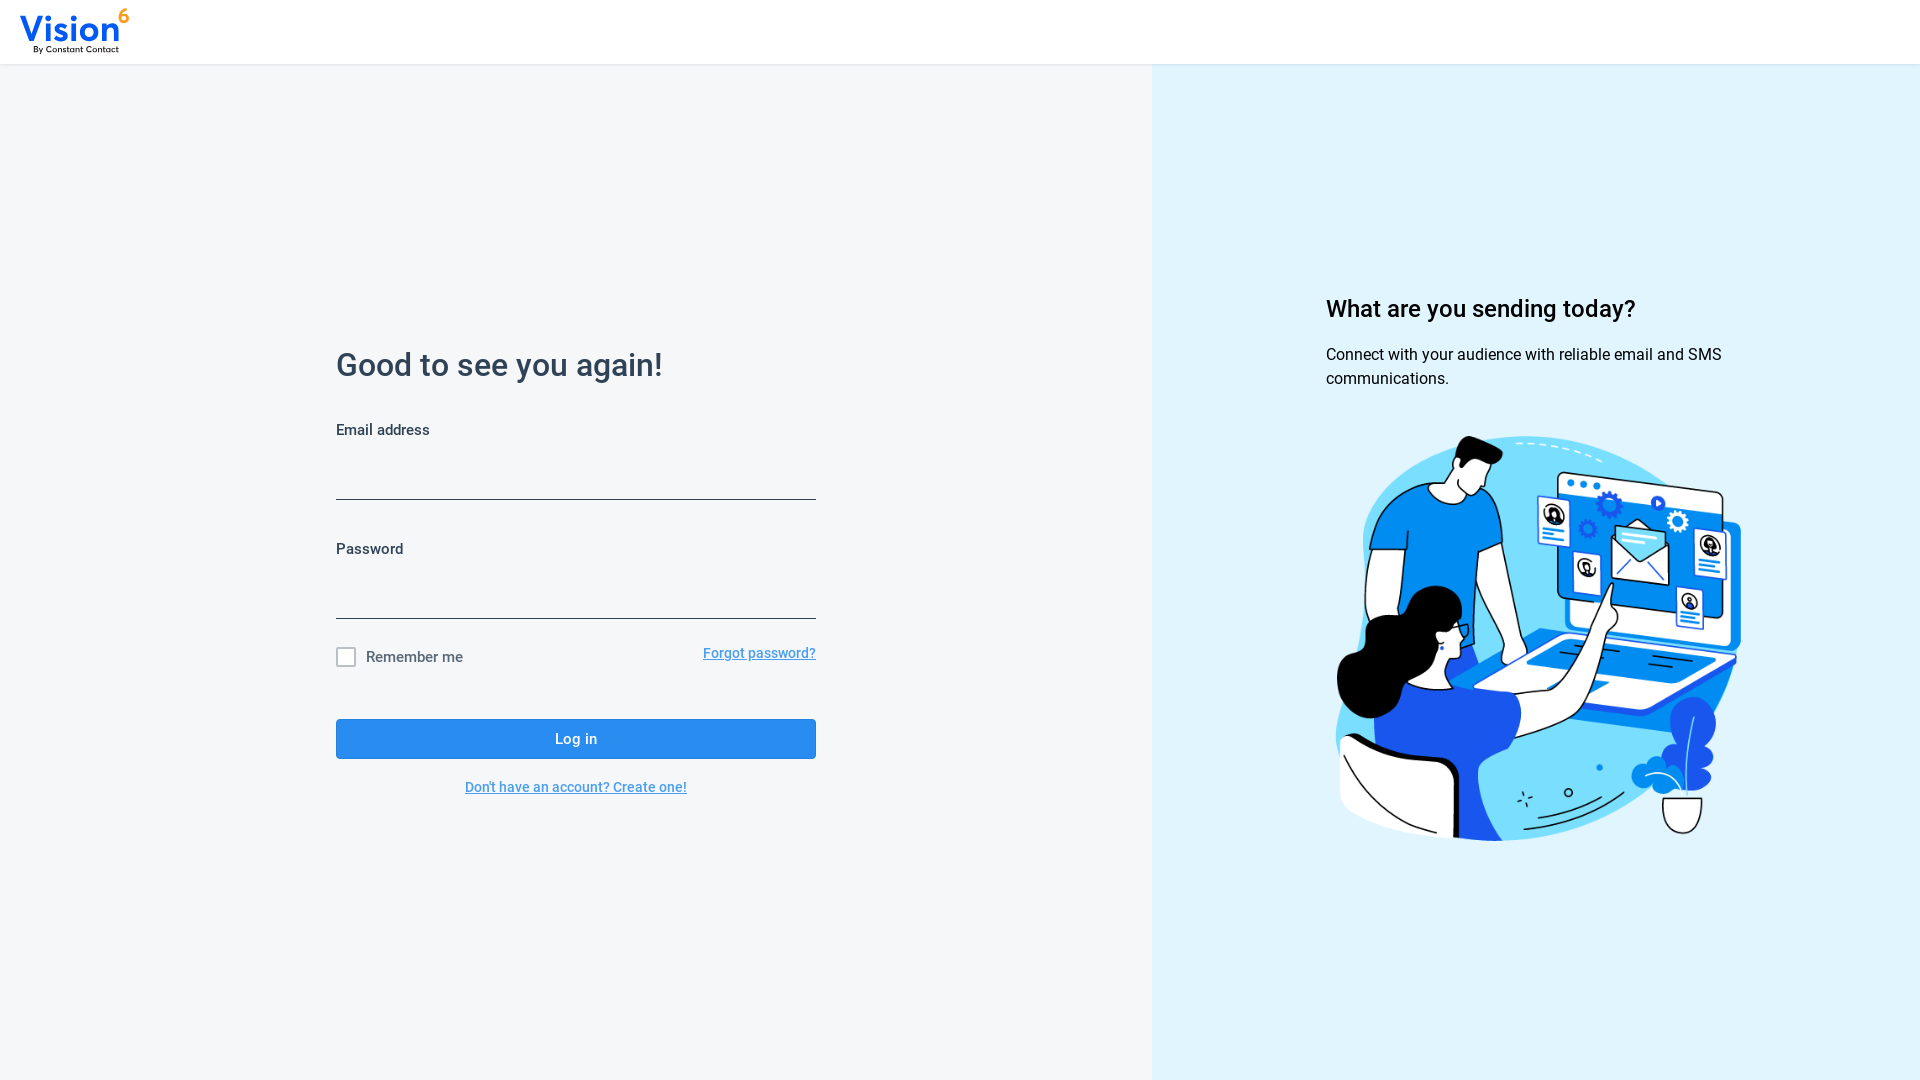 The image size is (1920, 1080). I want to click on 'Forgot password?', so click(758, 656).